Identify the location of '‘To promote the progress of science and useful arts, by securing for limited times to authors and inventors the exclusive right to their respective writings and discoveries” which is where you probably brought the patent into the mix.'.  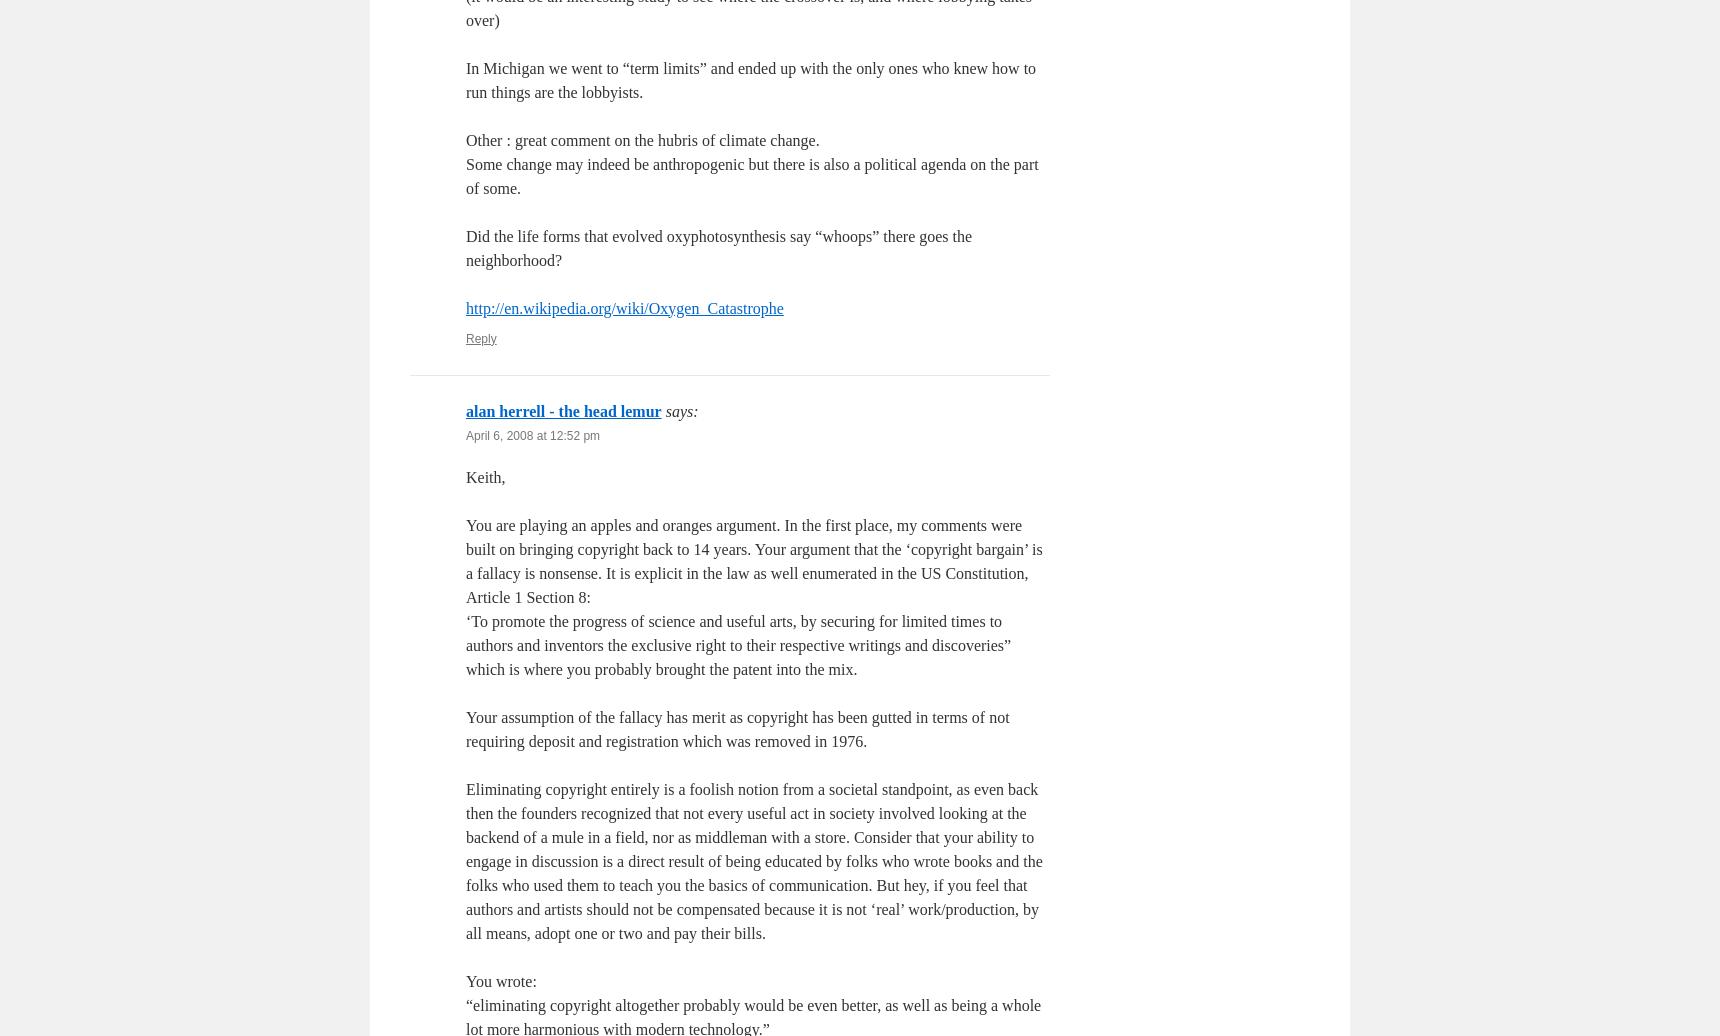
(737, 644).